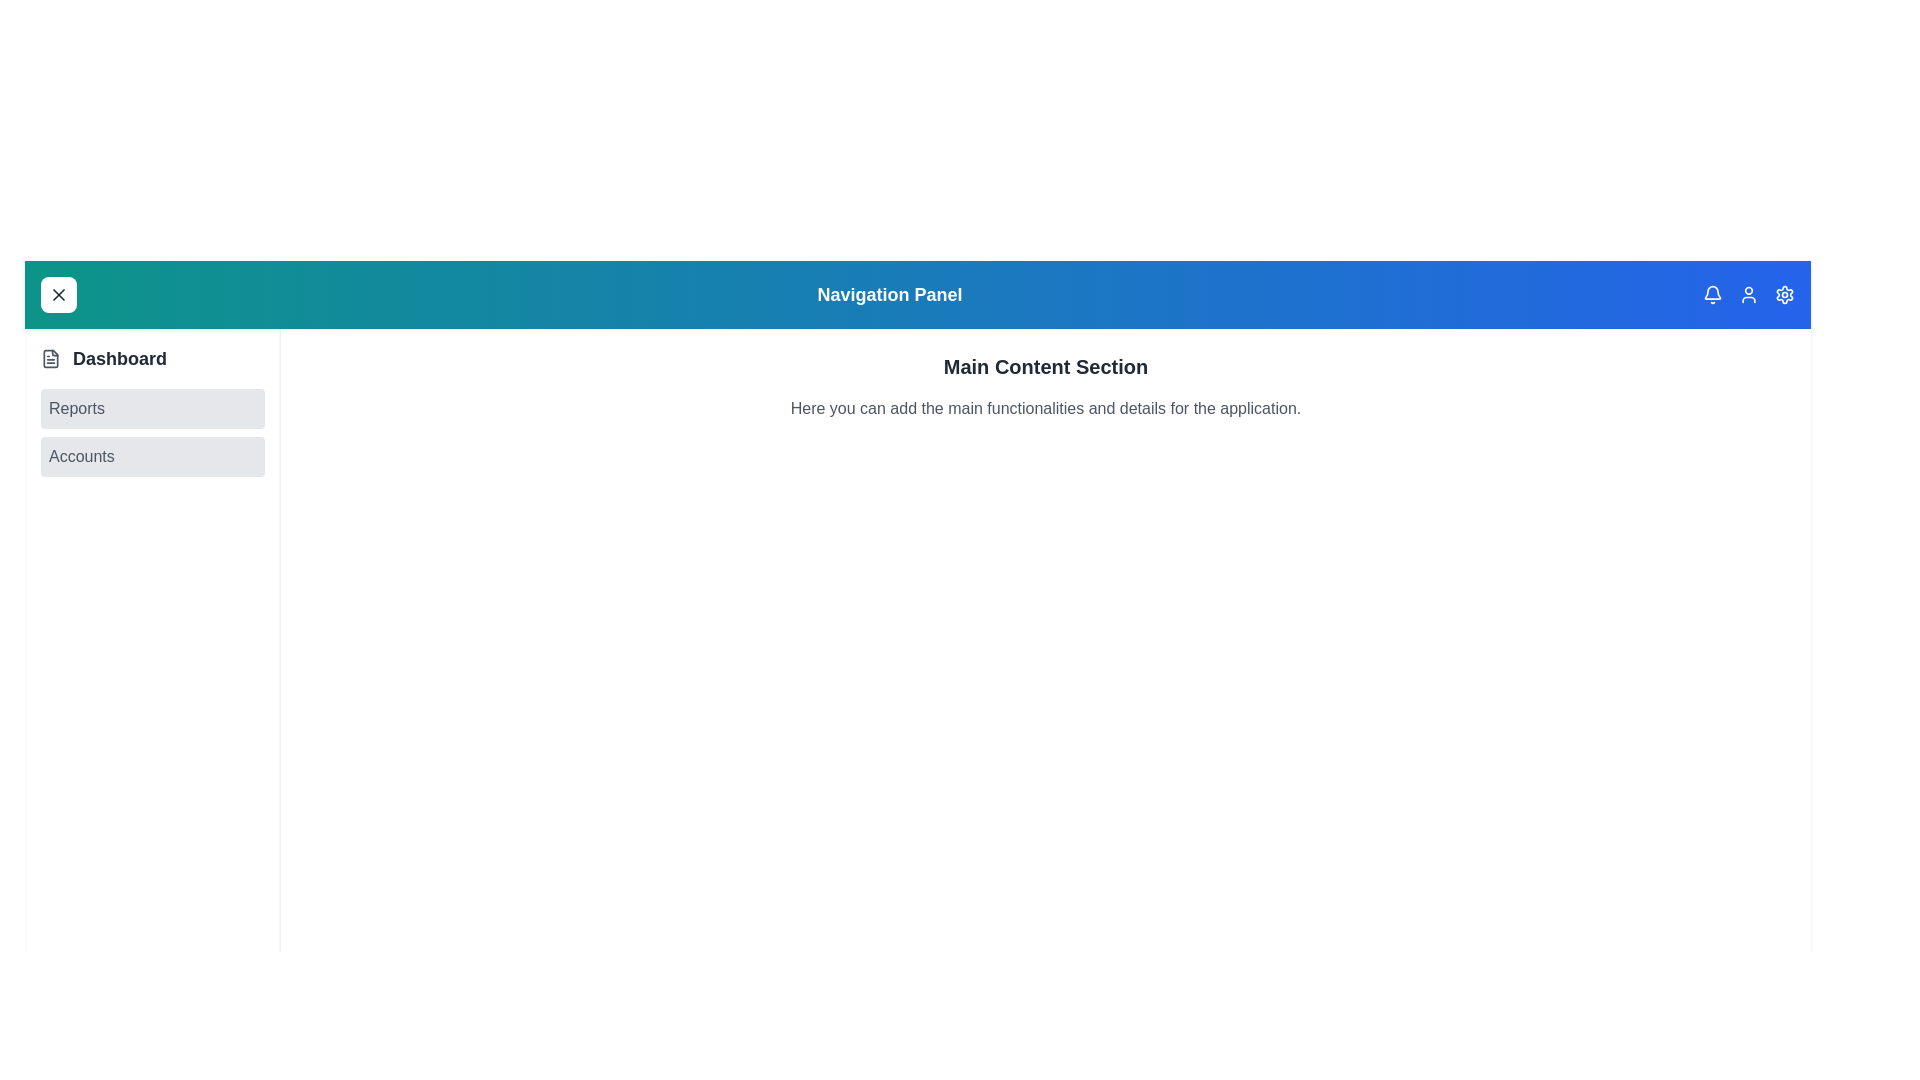  What do you see at coordinates (152, 357) in the screenshot?
I see `the first navigation menu item in the sidebar` at bounding box center [152, 357].